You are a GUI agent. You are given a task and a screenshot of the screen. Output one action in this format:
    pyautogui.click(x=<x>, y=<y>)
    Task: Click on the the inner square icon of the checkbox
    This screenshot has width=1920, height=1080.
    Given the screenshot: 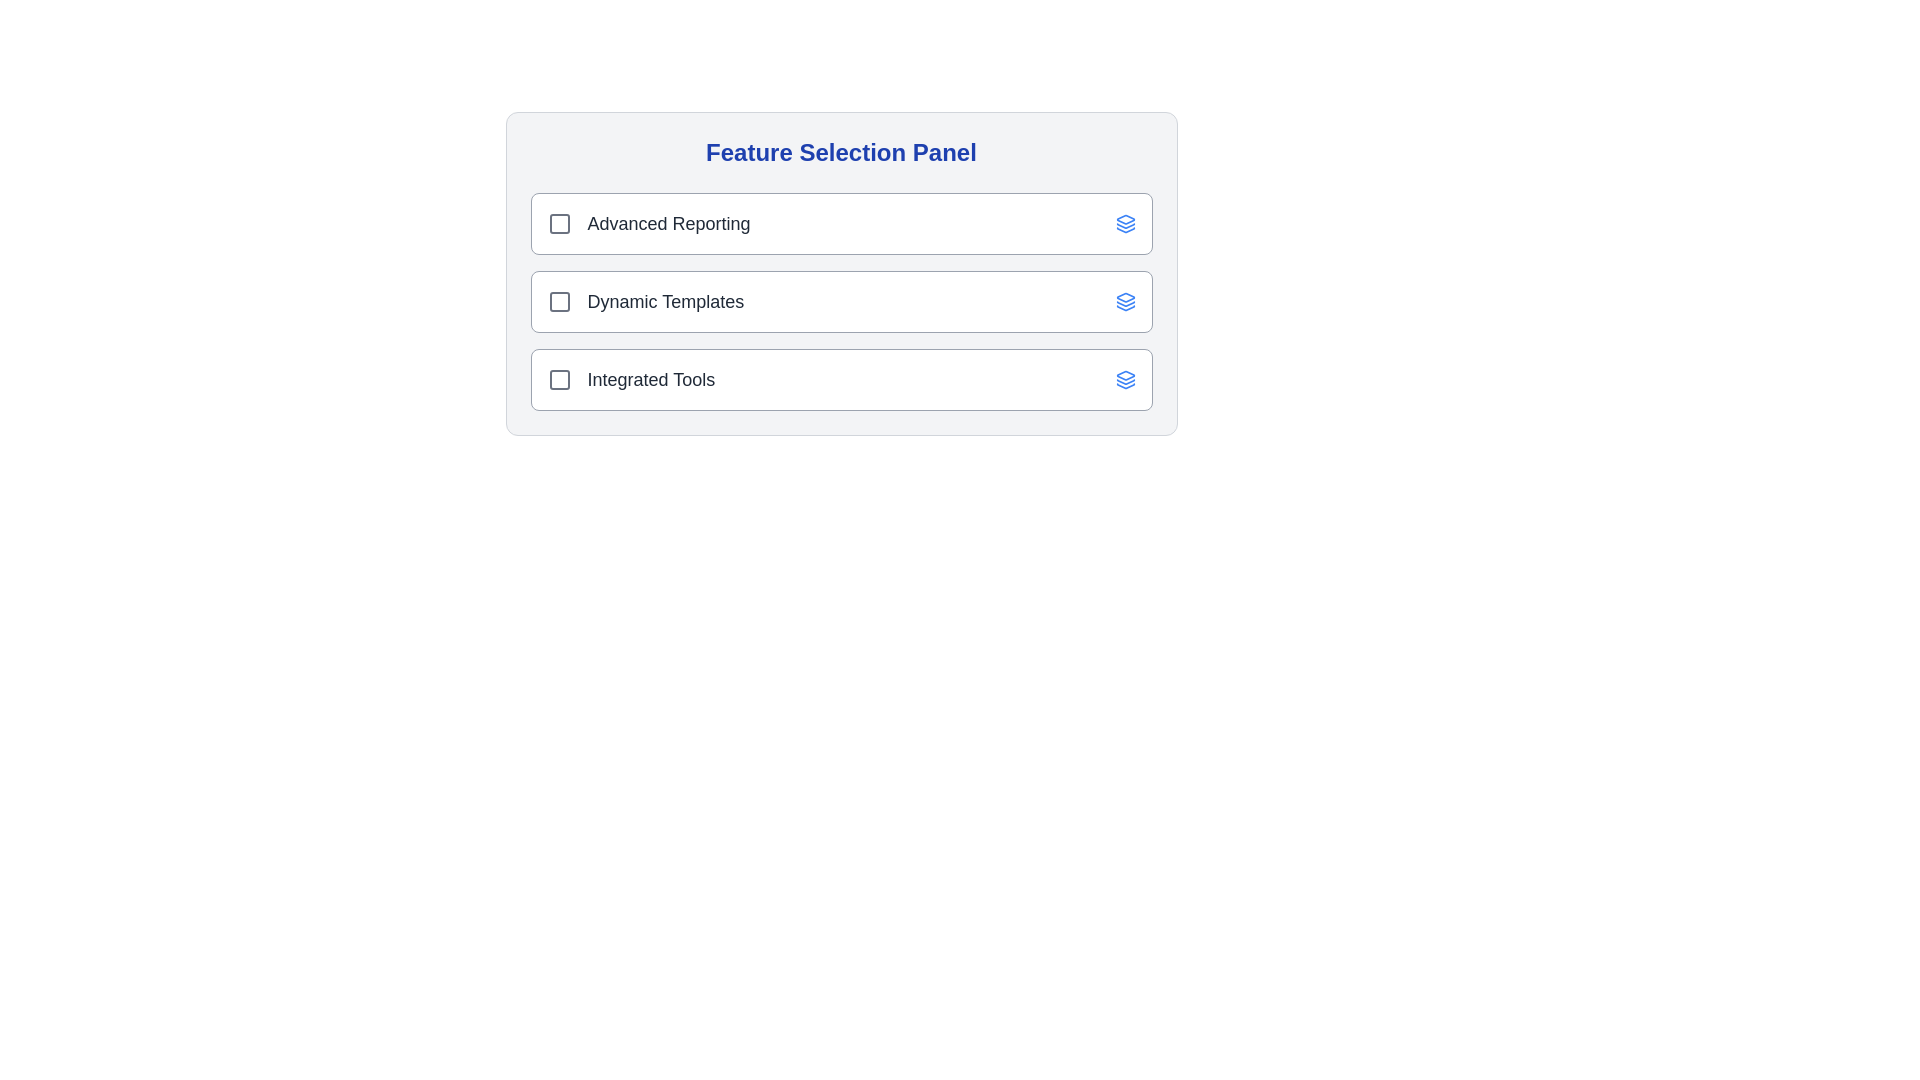 What is the action you would take?
    pyautogui.click(x=559, y=380)
    